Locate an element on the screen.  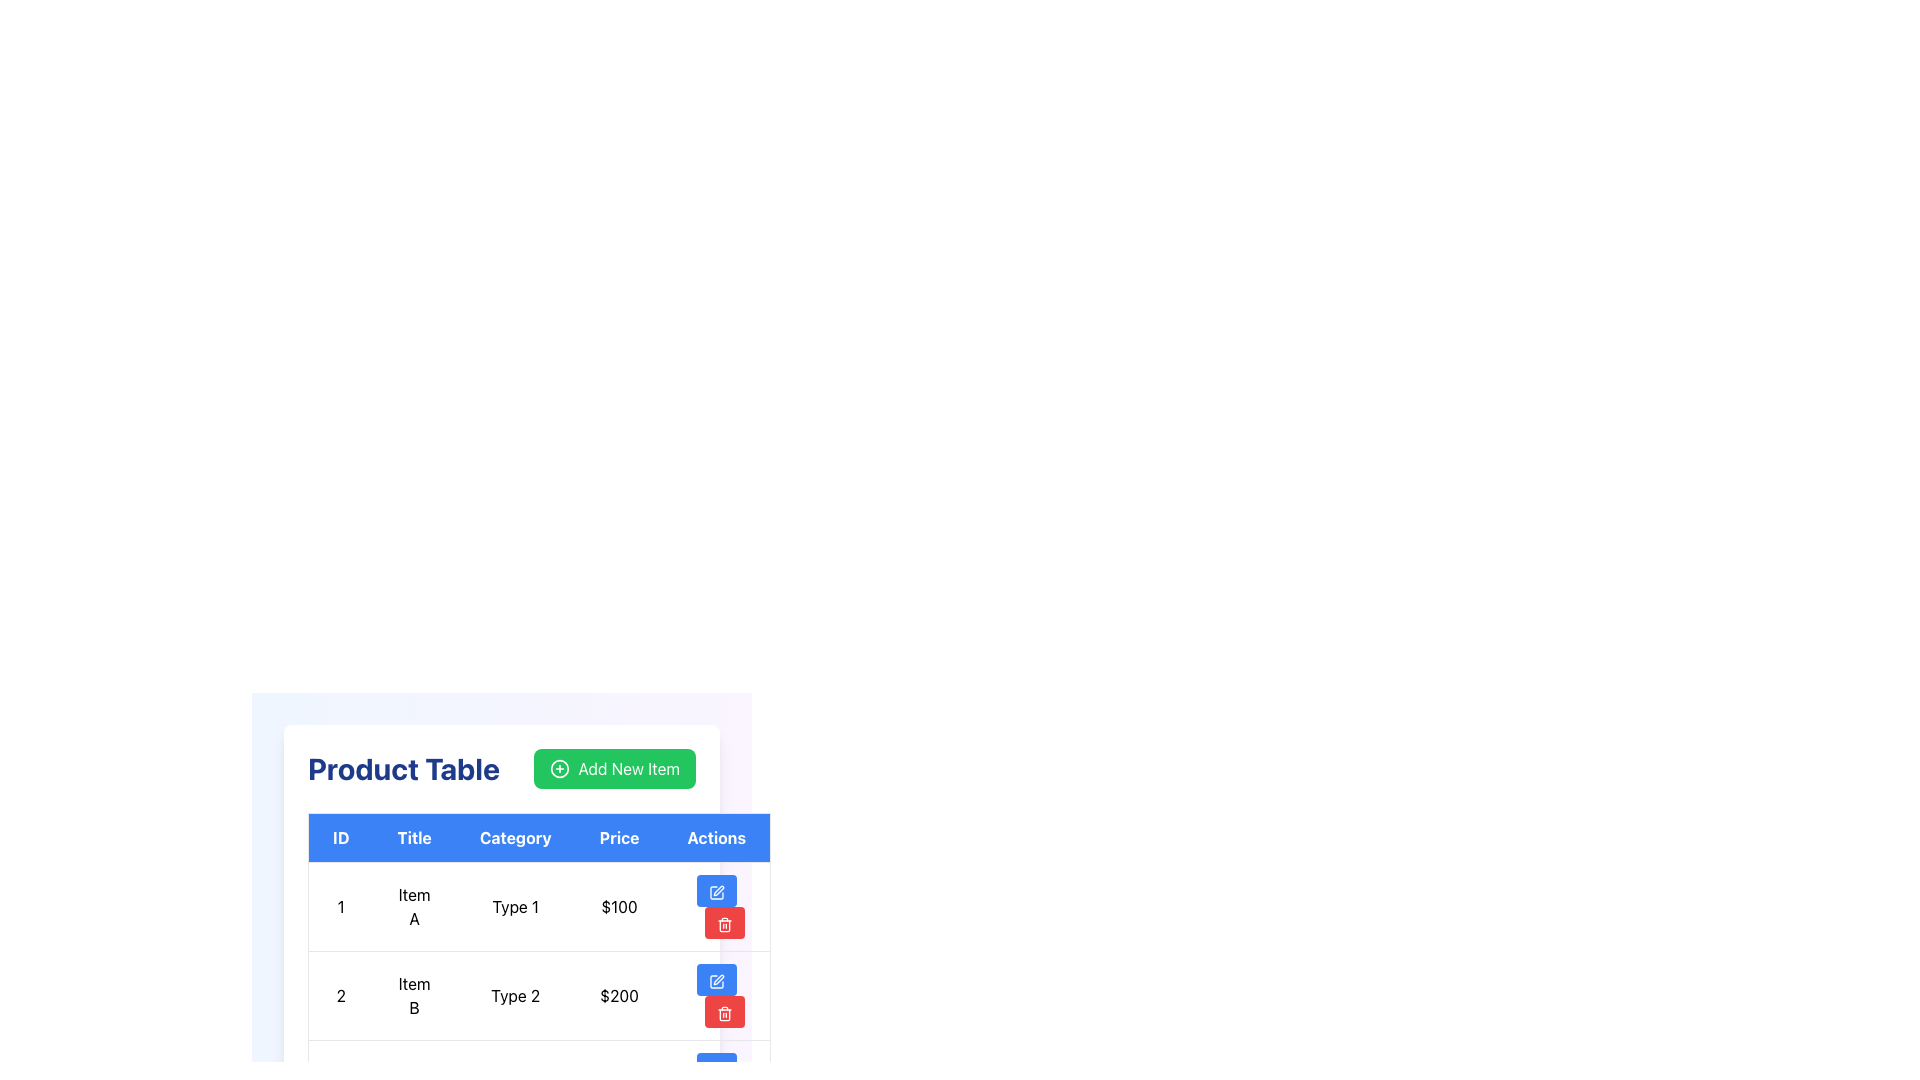
the 'Actions' text label located in the last column of the table header, which is styled with white text on a blue background is located at coordinates (717, 837).